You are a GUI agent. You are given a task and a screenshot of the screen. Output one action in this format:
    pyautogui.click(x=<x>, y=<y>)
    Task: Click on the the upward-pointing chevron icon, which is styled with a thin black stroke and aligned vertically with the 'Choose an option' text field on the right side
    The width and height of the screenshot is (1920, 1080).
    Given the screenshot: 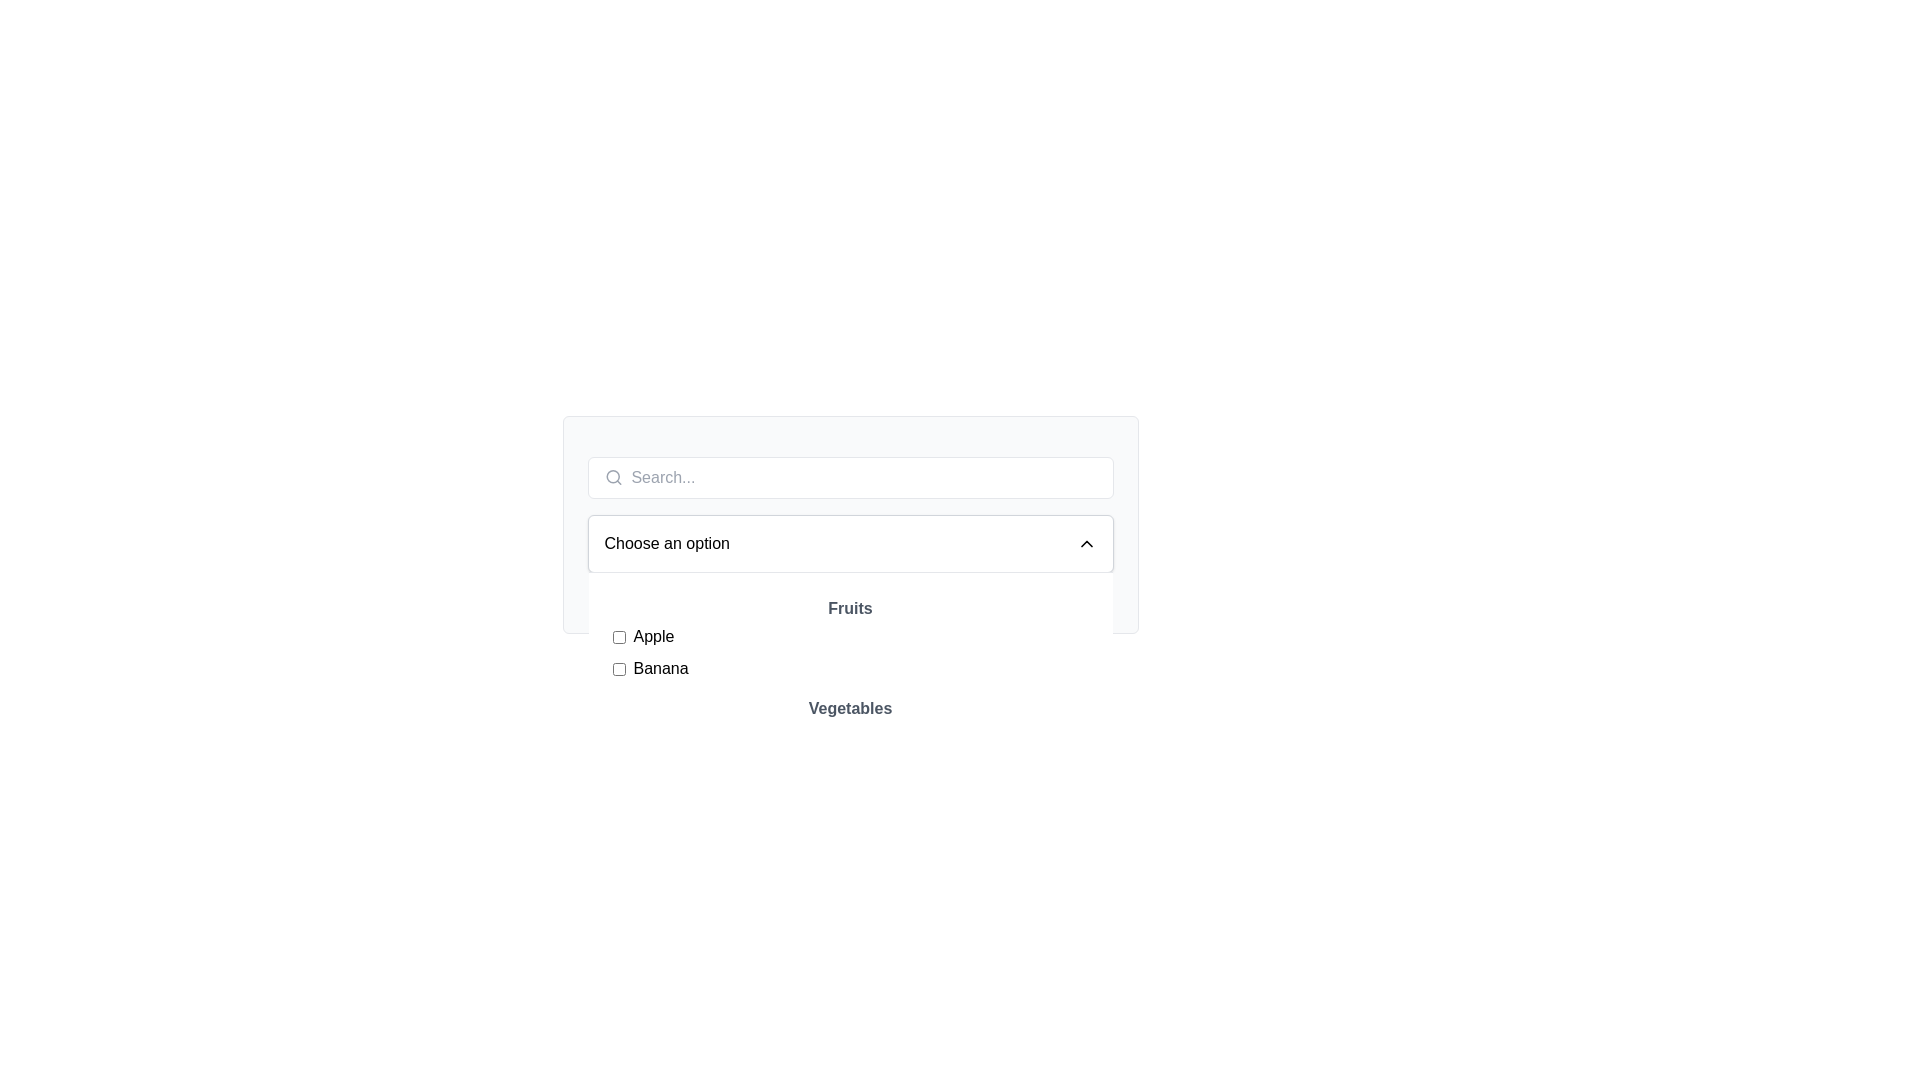 What is the action you would take?
    pyautogui.click(x=1085, y=543)
    